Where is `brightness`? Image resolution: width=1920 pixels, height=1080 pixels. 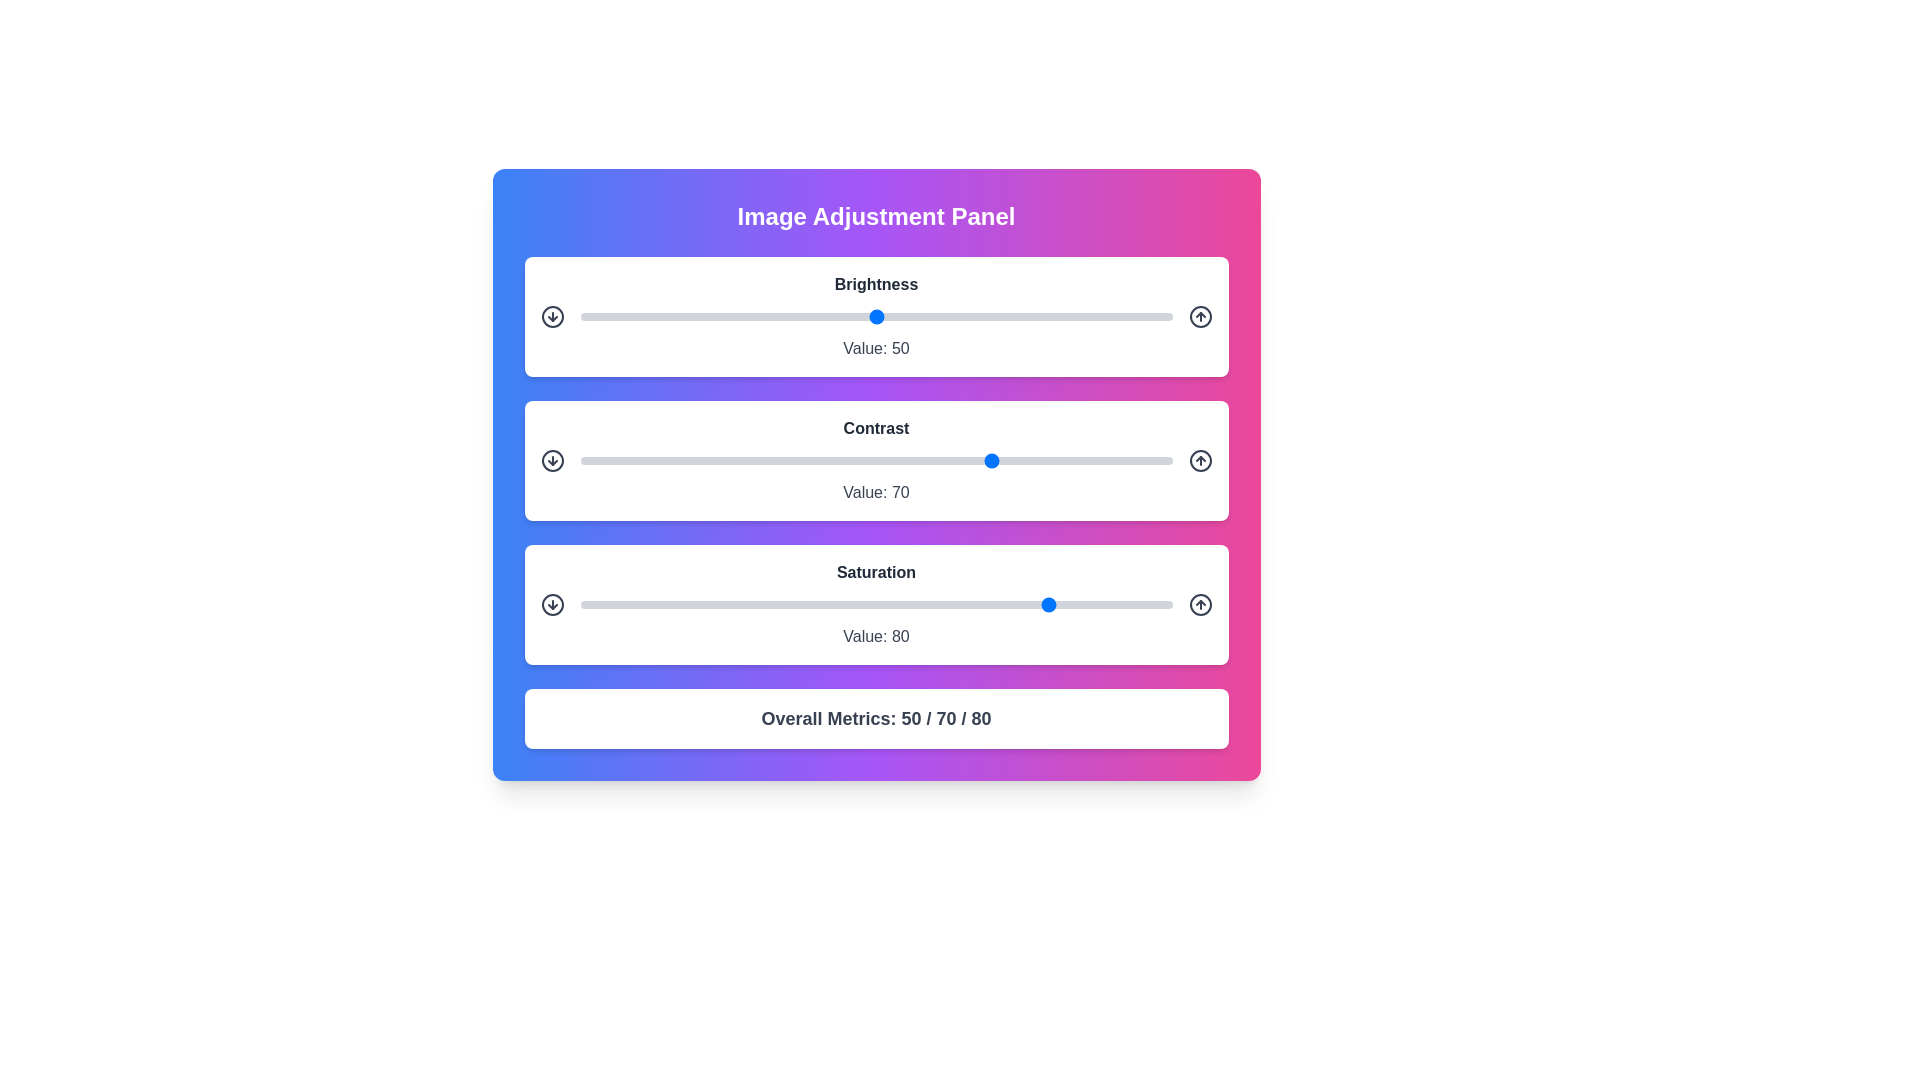
brightness is located at coordinates (988, 315).